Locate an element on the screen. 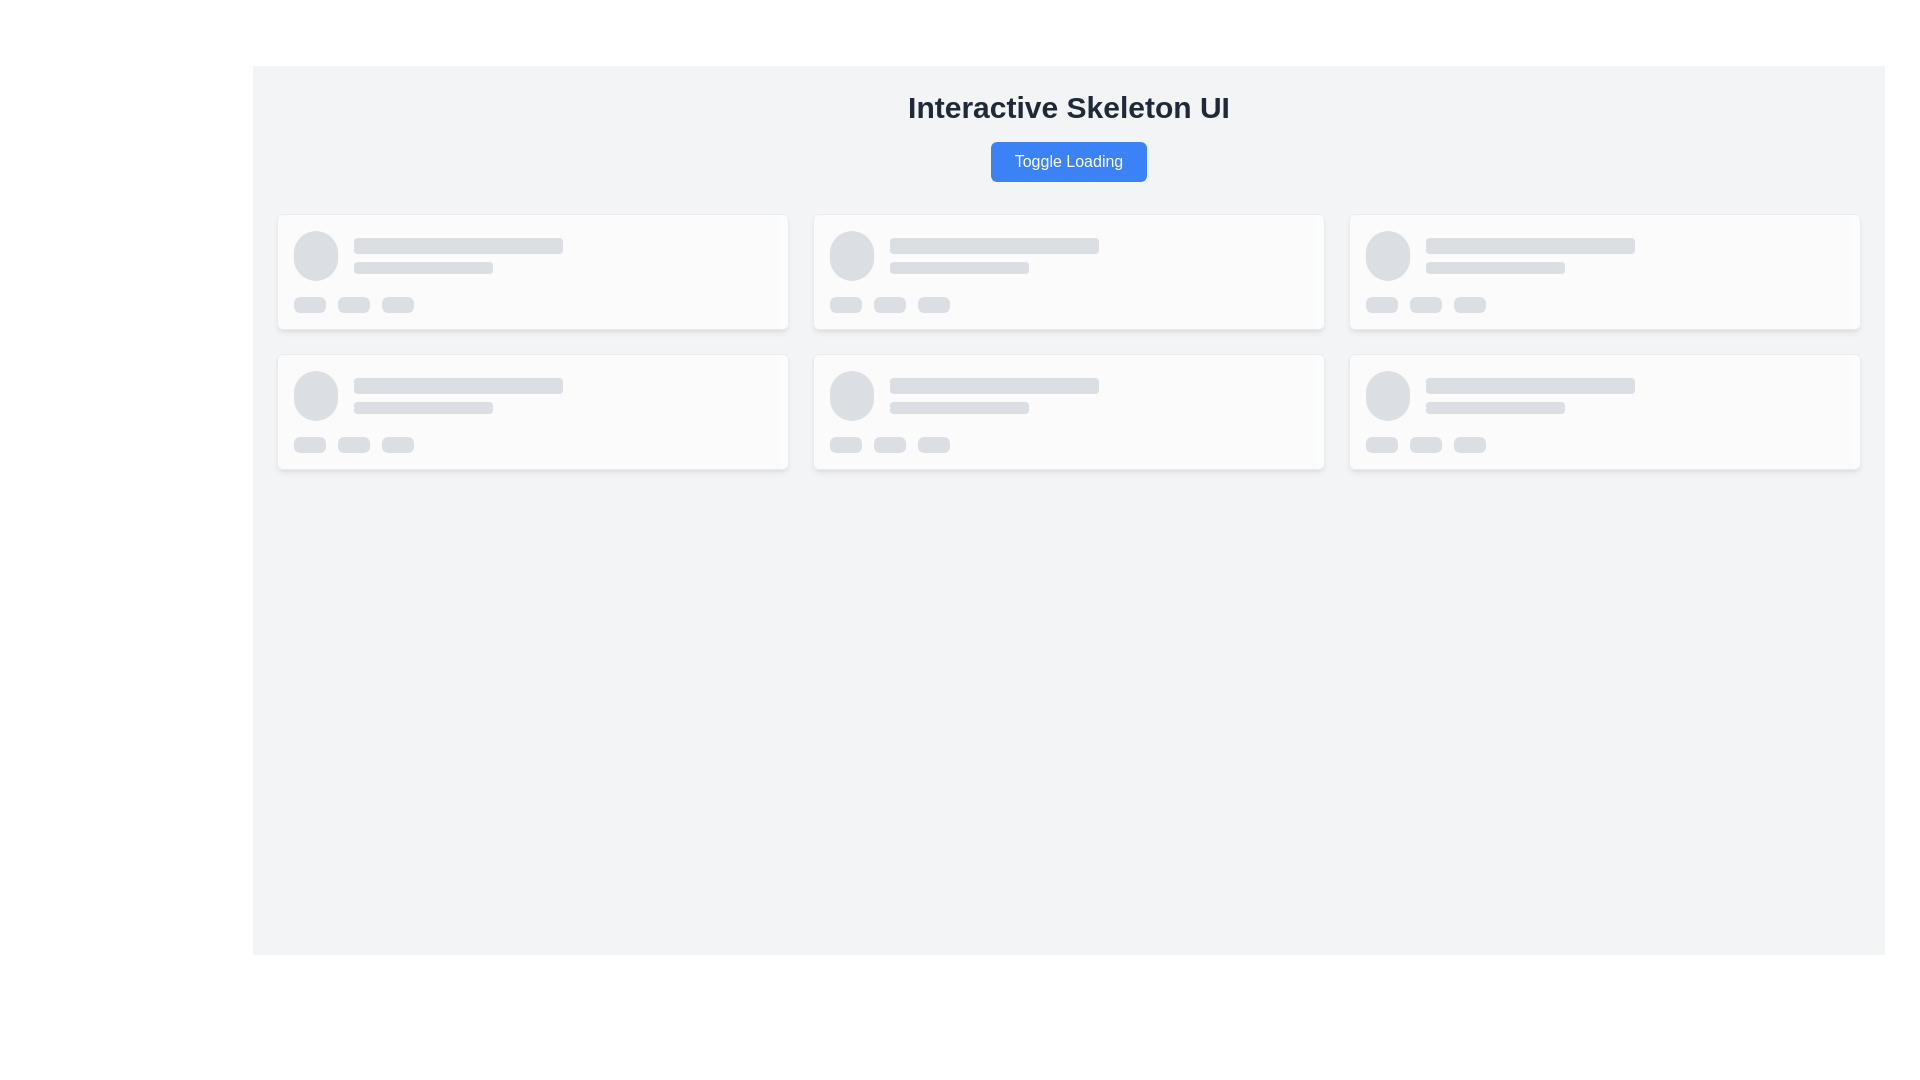 This screenshot has height=1080, width=1920. the Placeholder Component, which features a circular avatar-like placeholder on the left and two vertical gray bars on the right, located in the top-right block of the grid layout is located at coordinates (1068, 254).